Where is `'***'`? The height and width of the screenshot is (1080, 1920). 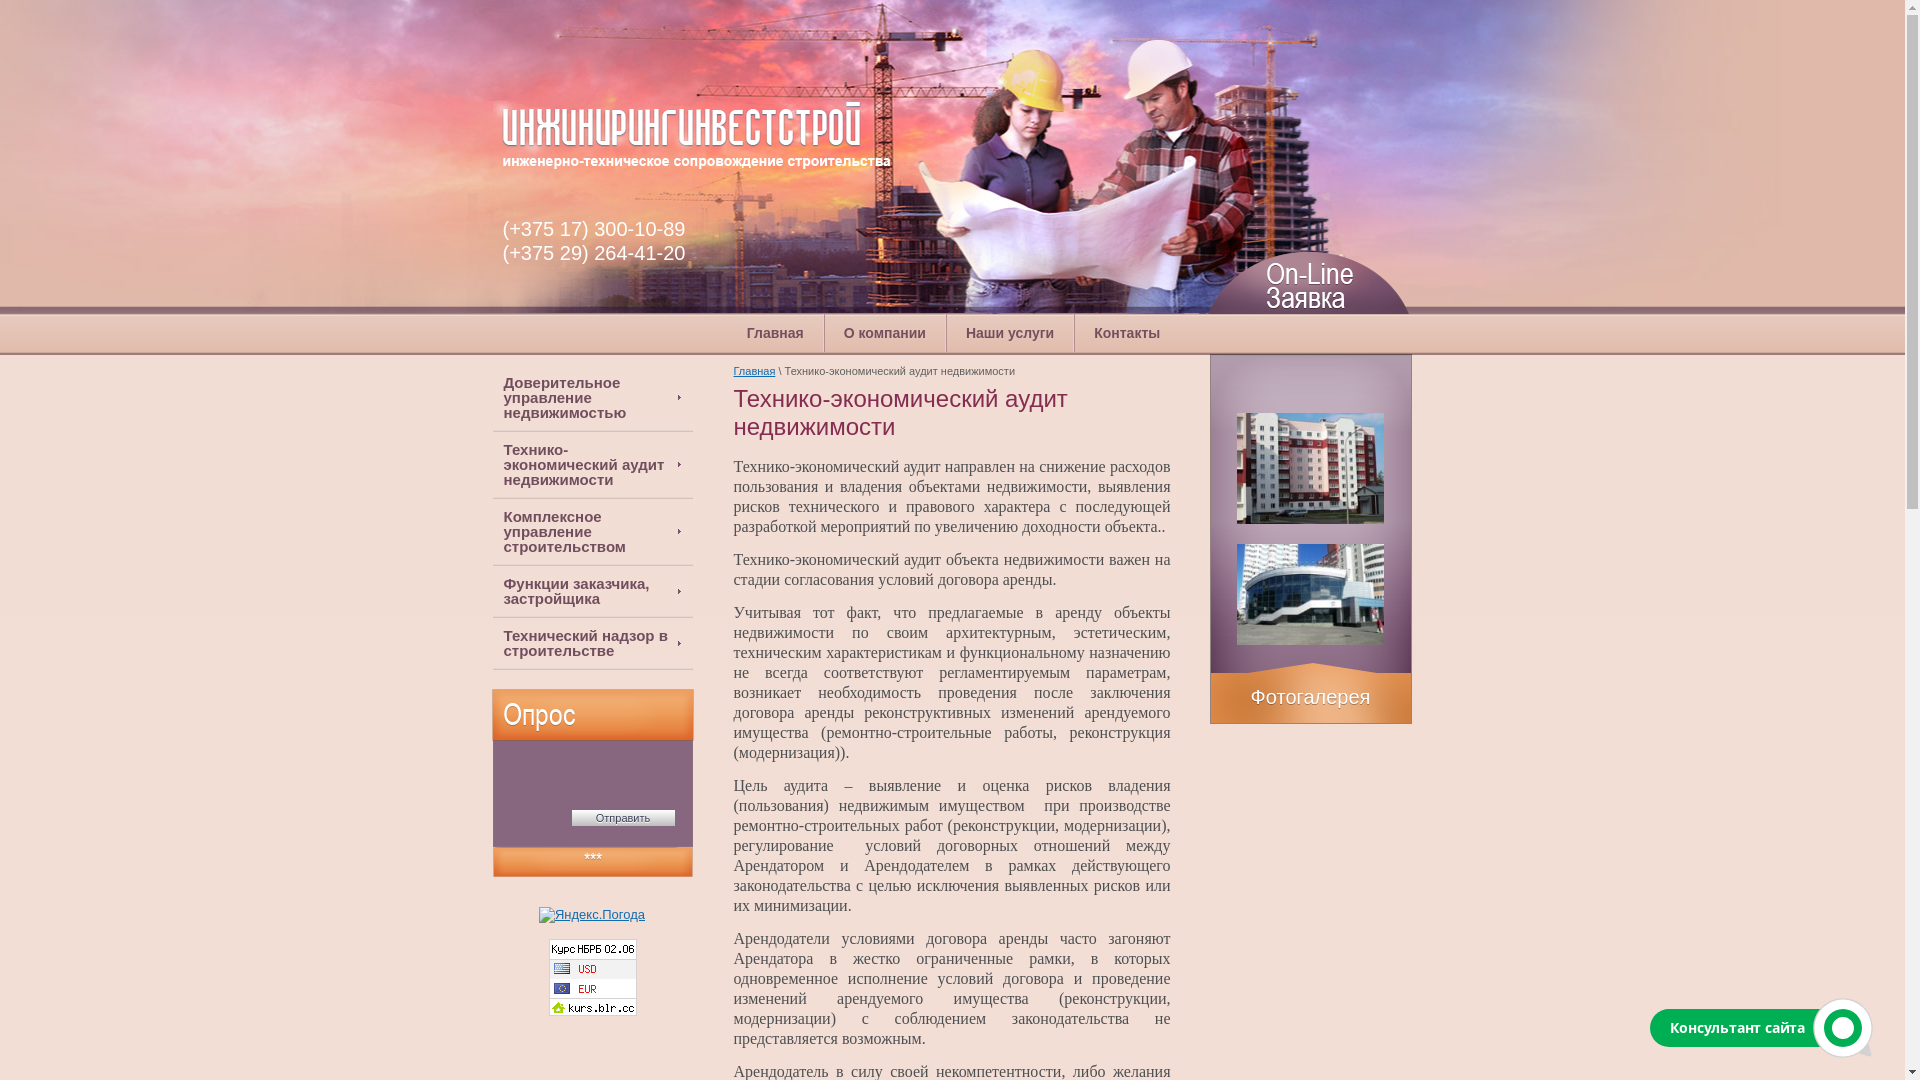
'***' is located at coordinates (590, 859).